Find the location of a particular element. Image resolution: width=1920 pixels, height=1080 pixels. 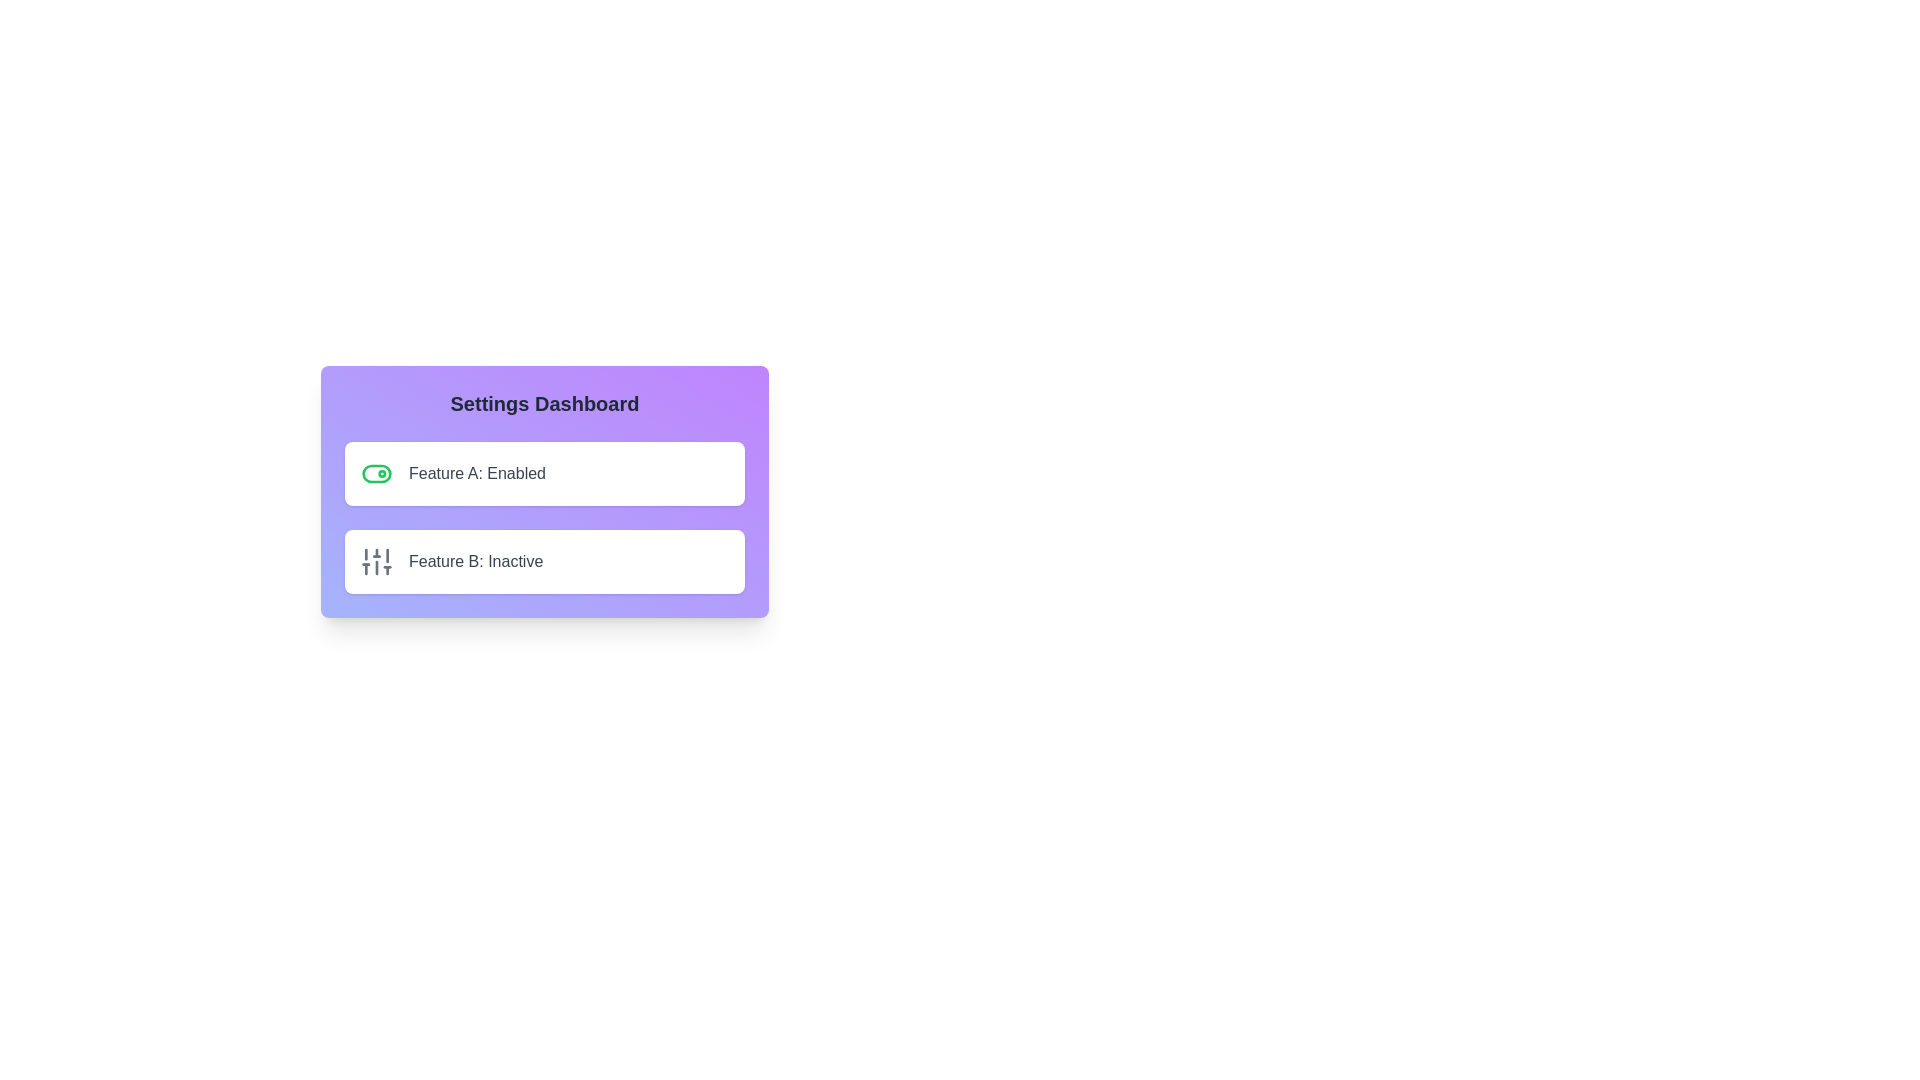

the toggle icon for Feature A to change its status is located at coordinates (377, 474).